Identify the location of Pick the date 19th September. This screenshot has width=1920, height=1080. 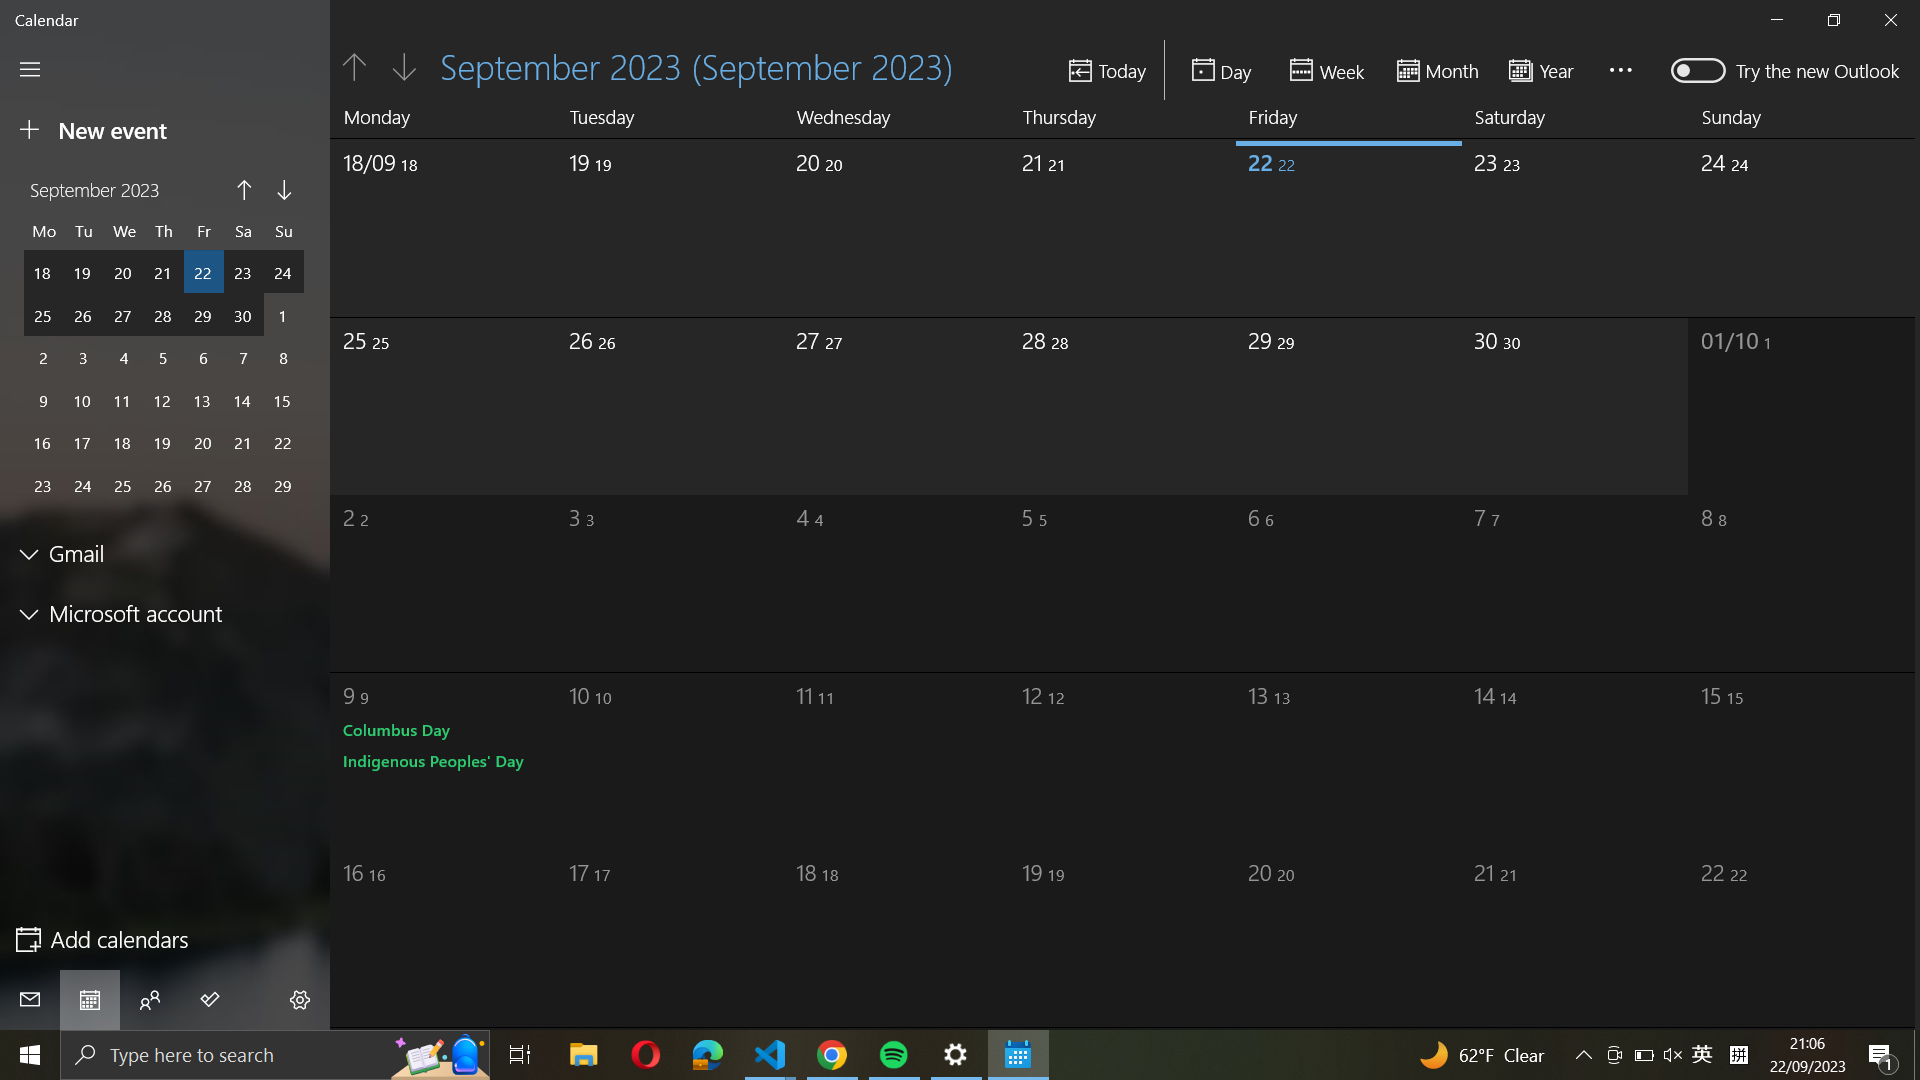
(627, 223).